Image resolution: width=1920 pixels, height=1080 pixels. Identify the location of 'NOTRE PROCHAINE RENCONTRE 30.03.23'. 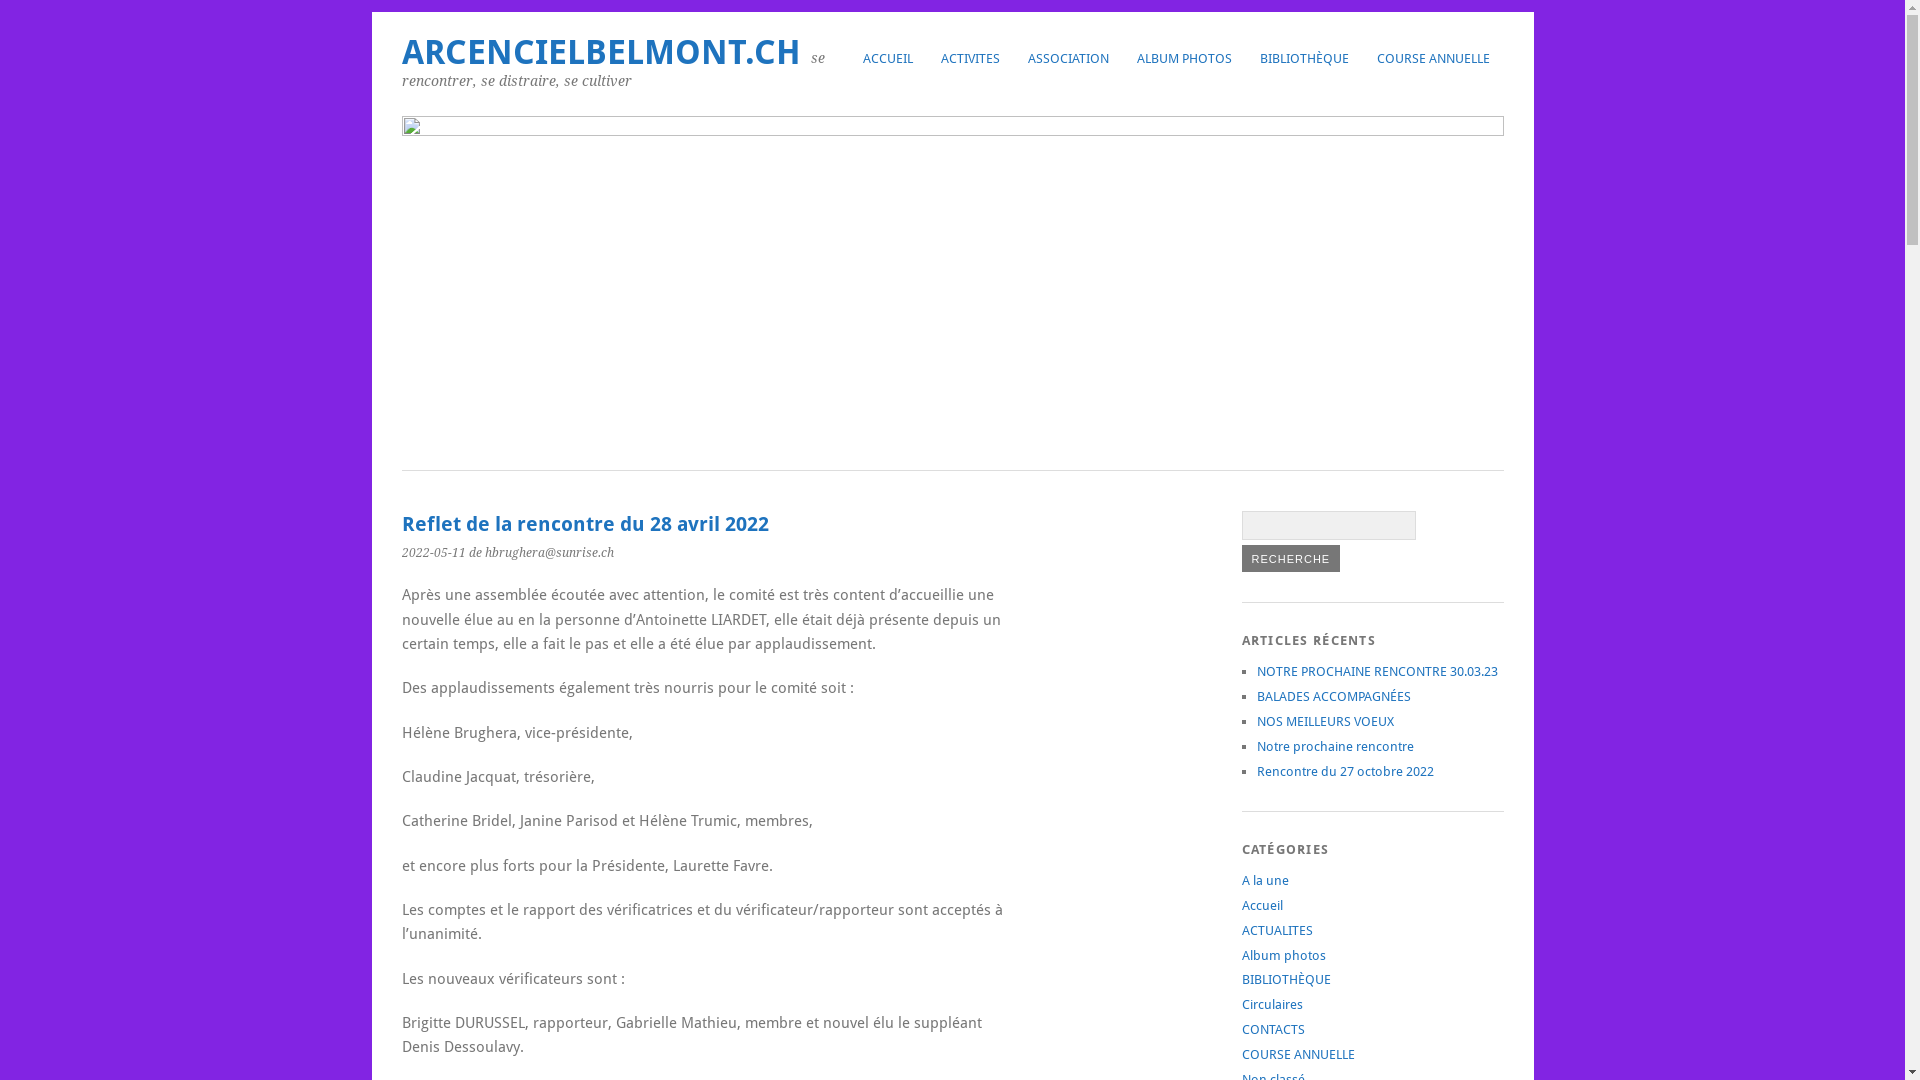
(1375, 671).